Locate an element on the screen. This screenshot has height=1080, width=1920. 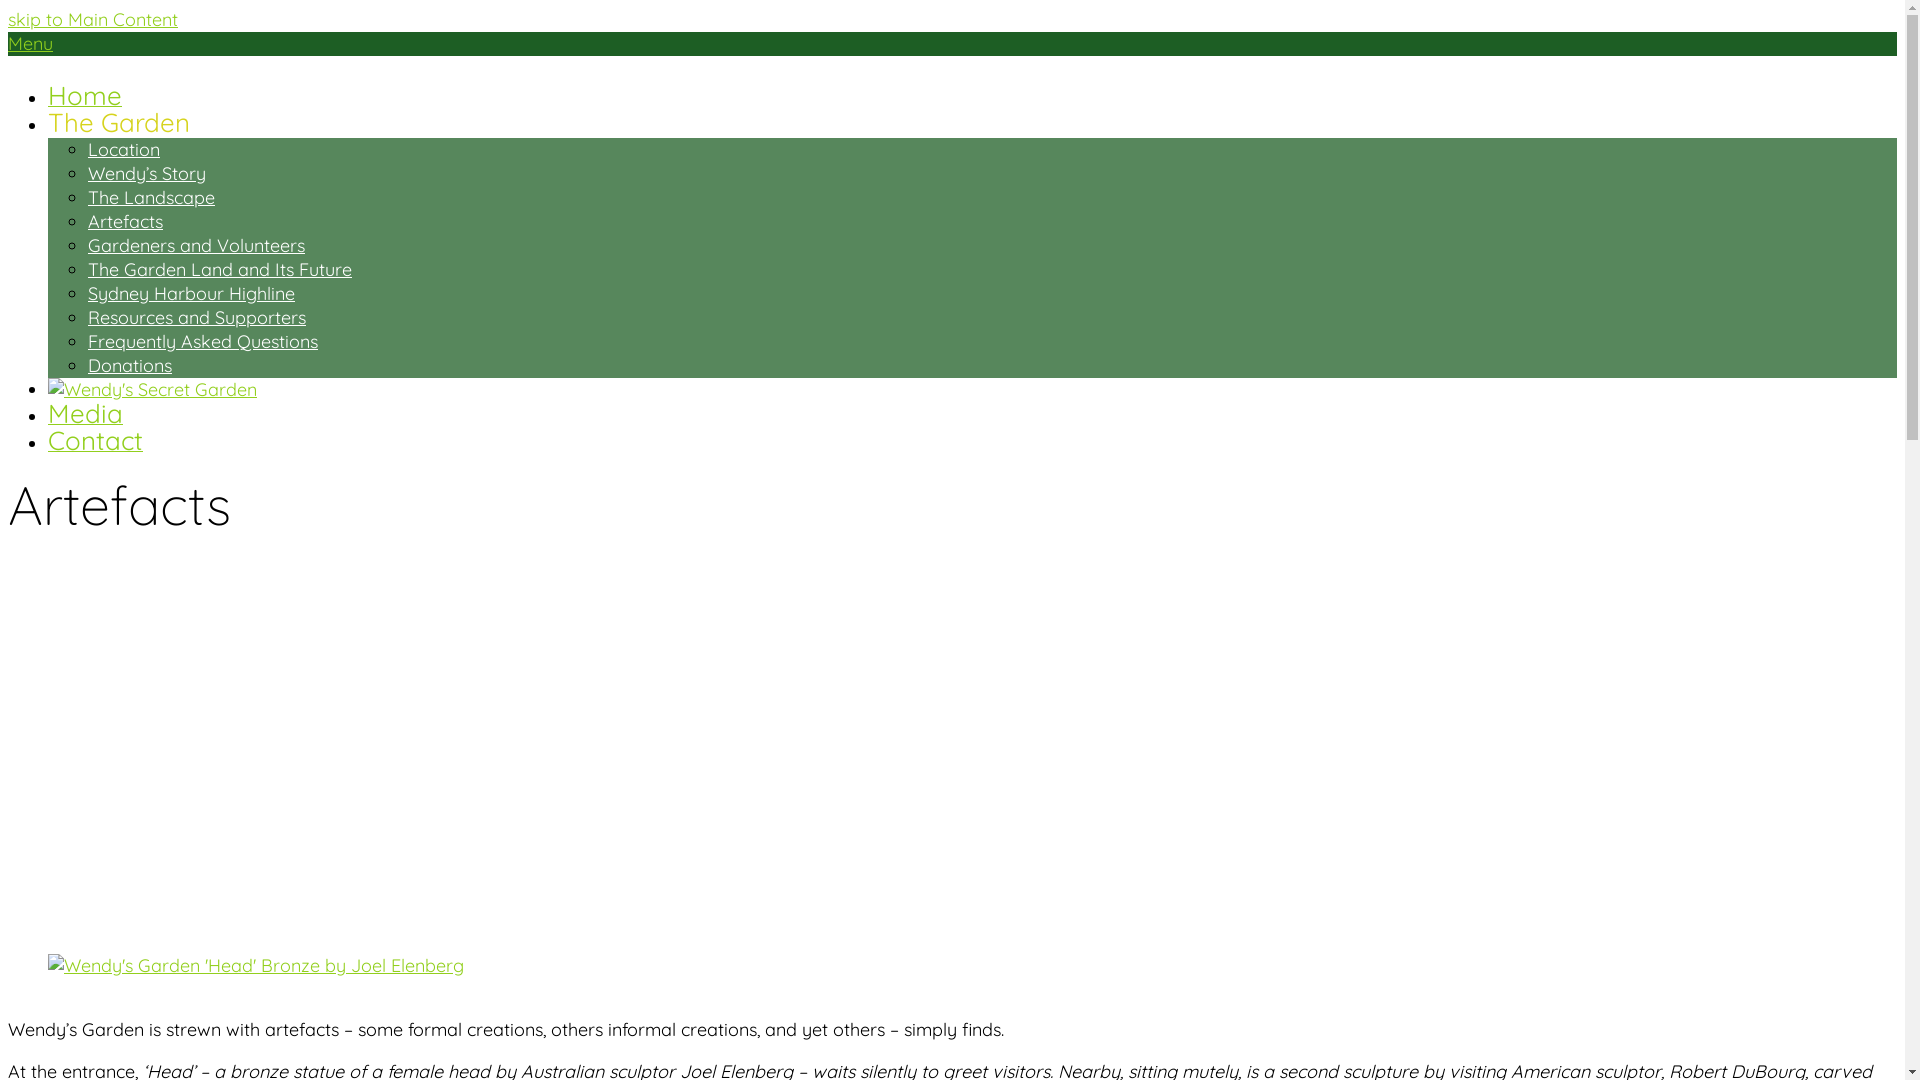
'Gardeners and Volunteers' is located at coordinates (196, 244).